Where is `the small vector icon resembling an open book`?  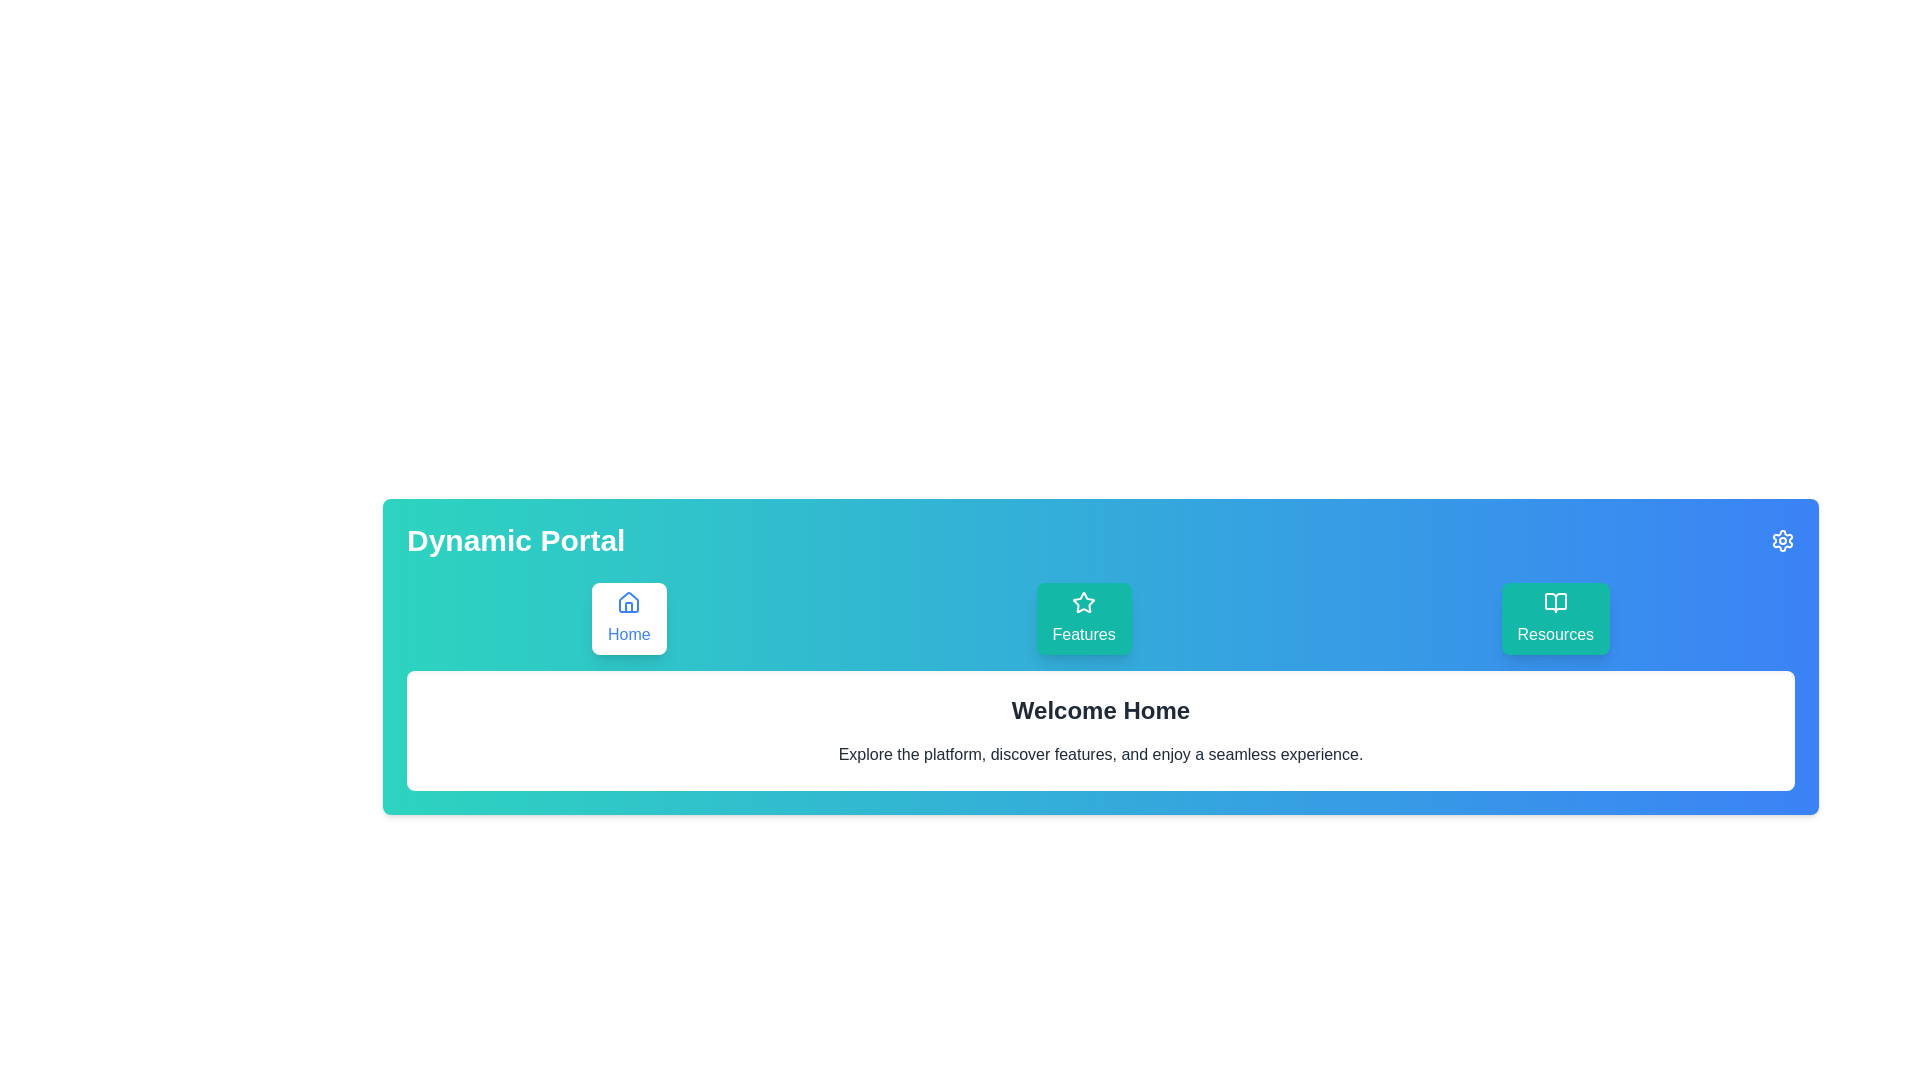
the small vector icon resembling an open book is located at coordinates (1554, 601).